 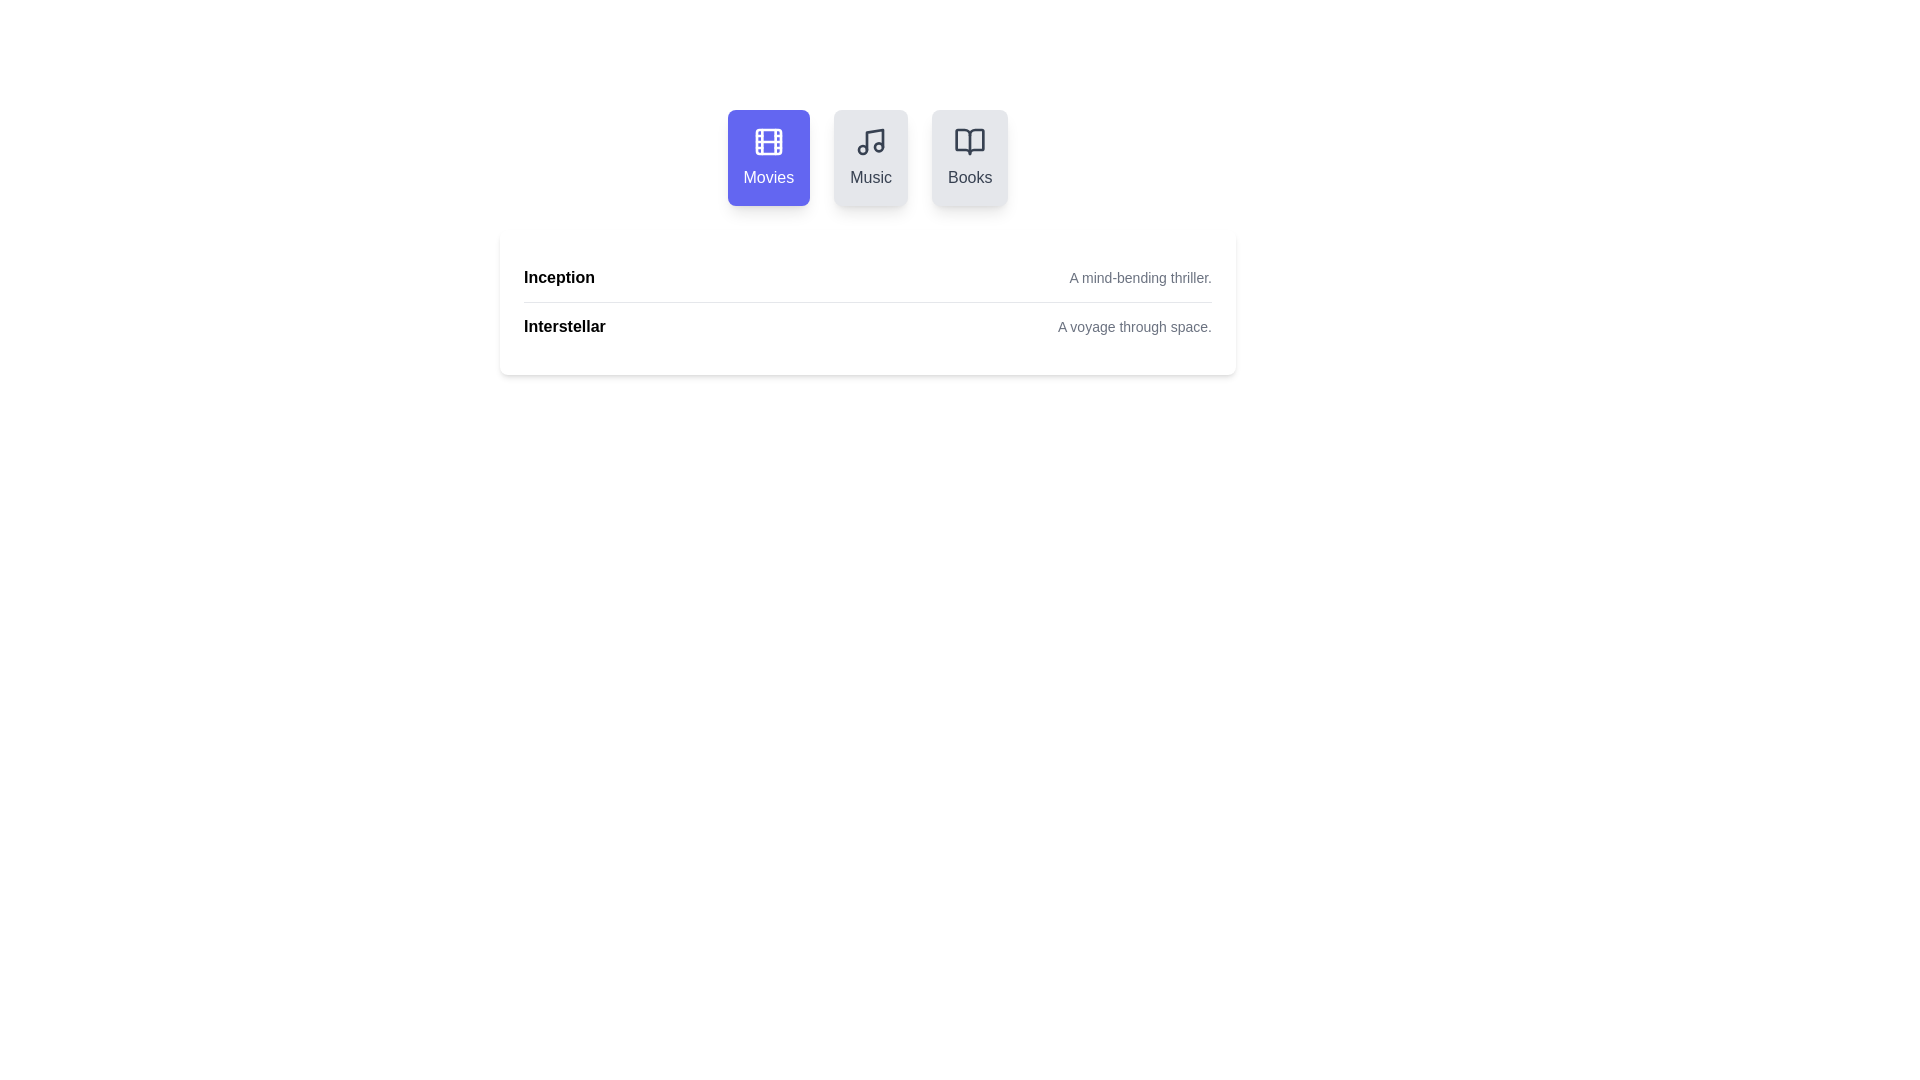 What do you see at coordinates (970, 157) in the screenshot?
I see `the Books tab` at bounding box center [970, 157].